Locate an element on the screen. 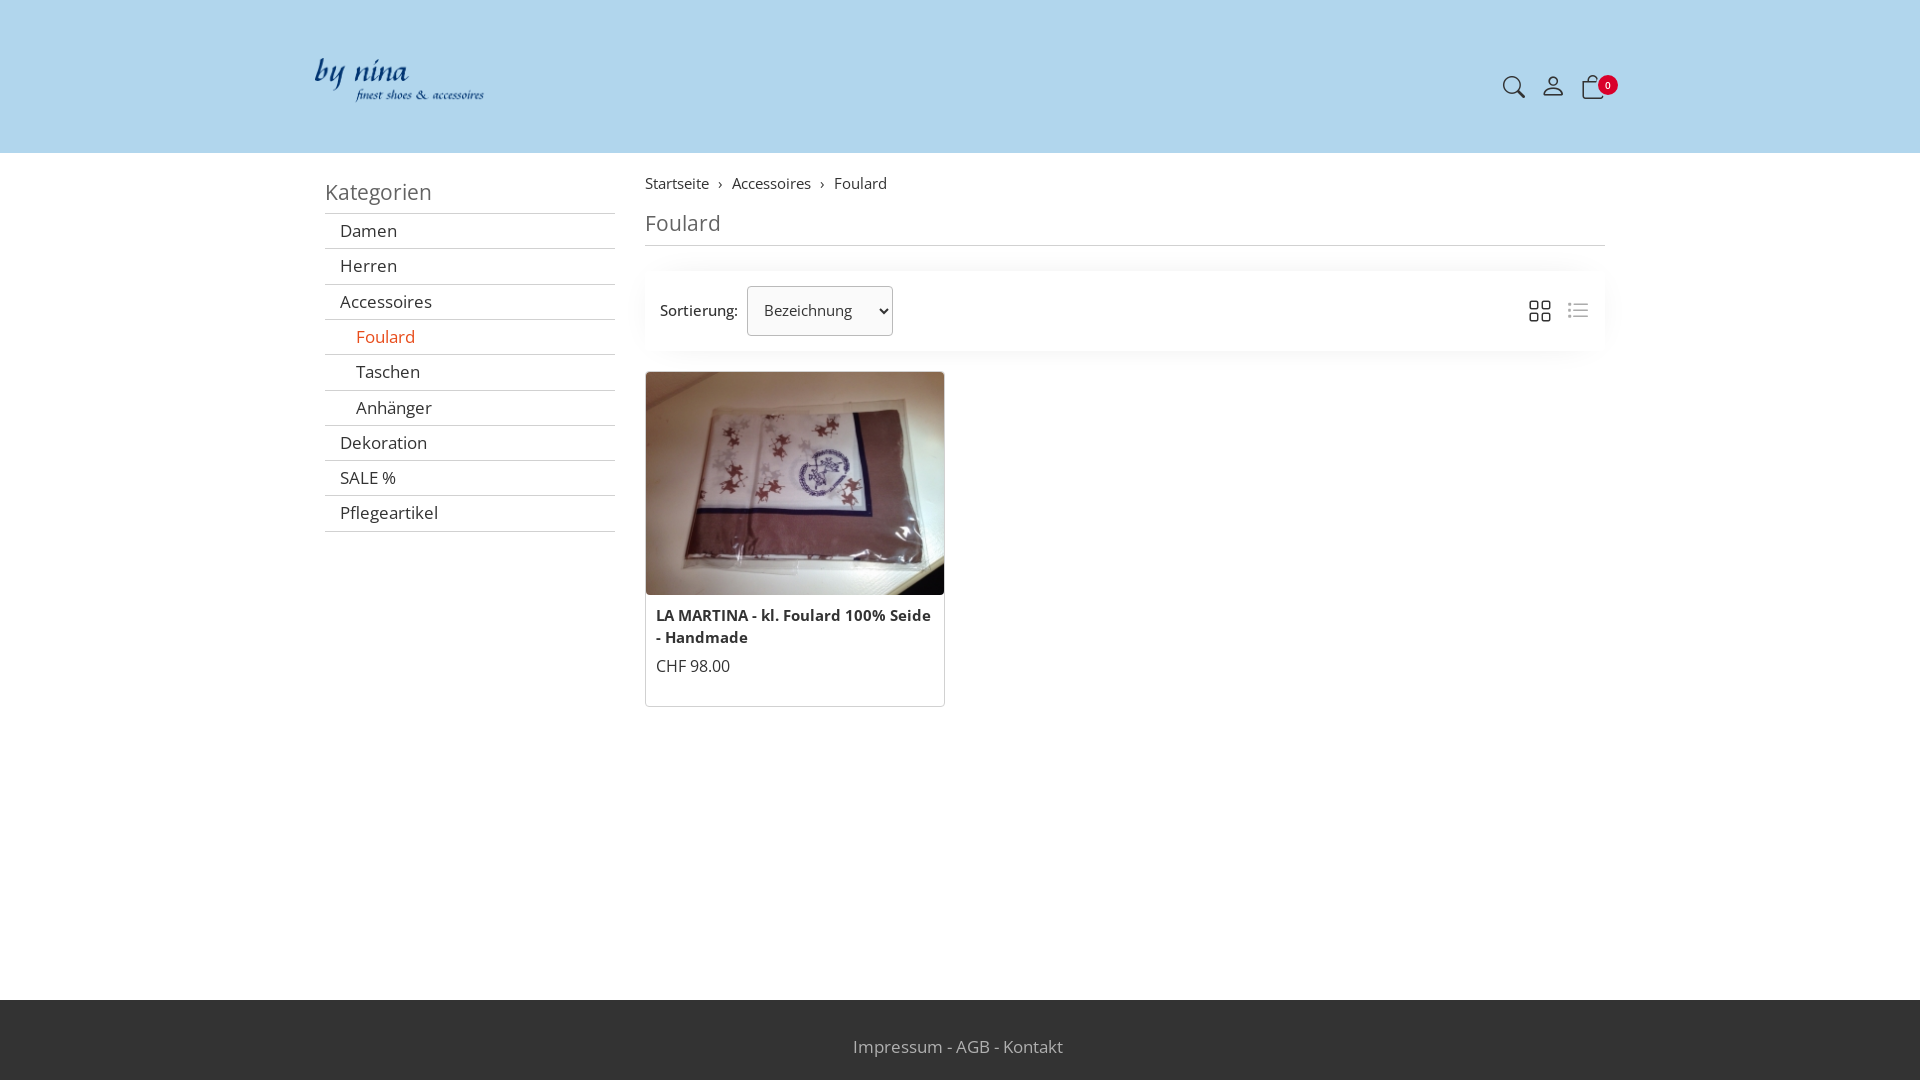 Image resolution: width=1920 pixels, height=1080 pixels. 'SALE %' is located at coordinates (469, 478).